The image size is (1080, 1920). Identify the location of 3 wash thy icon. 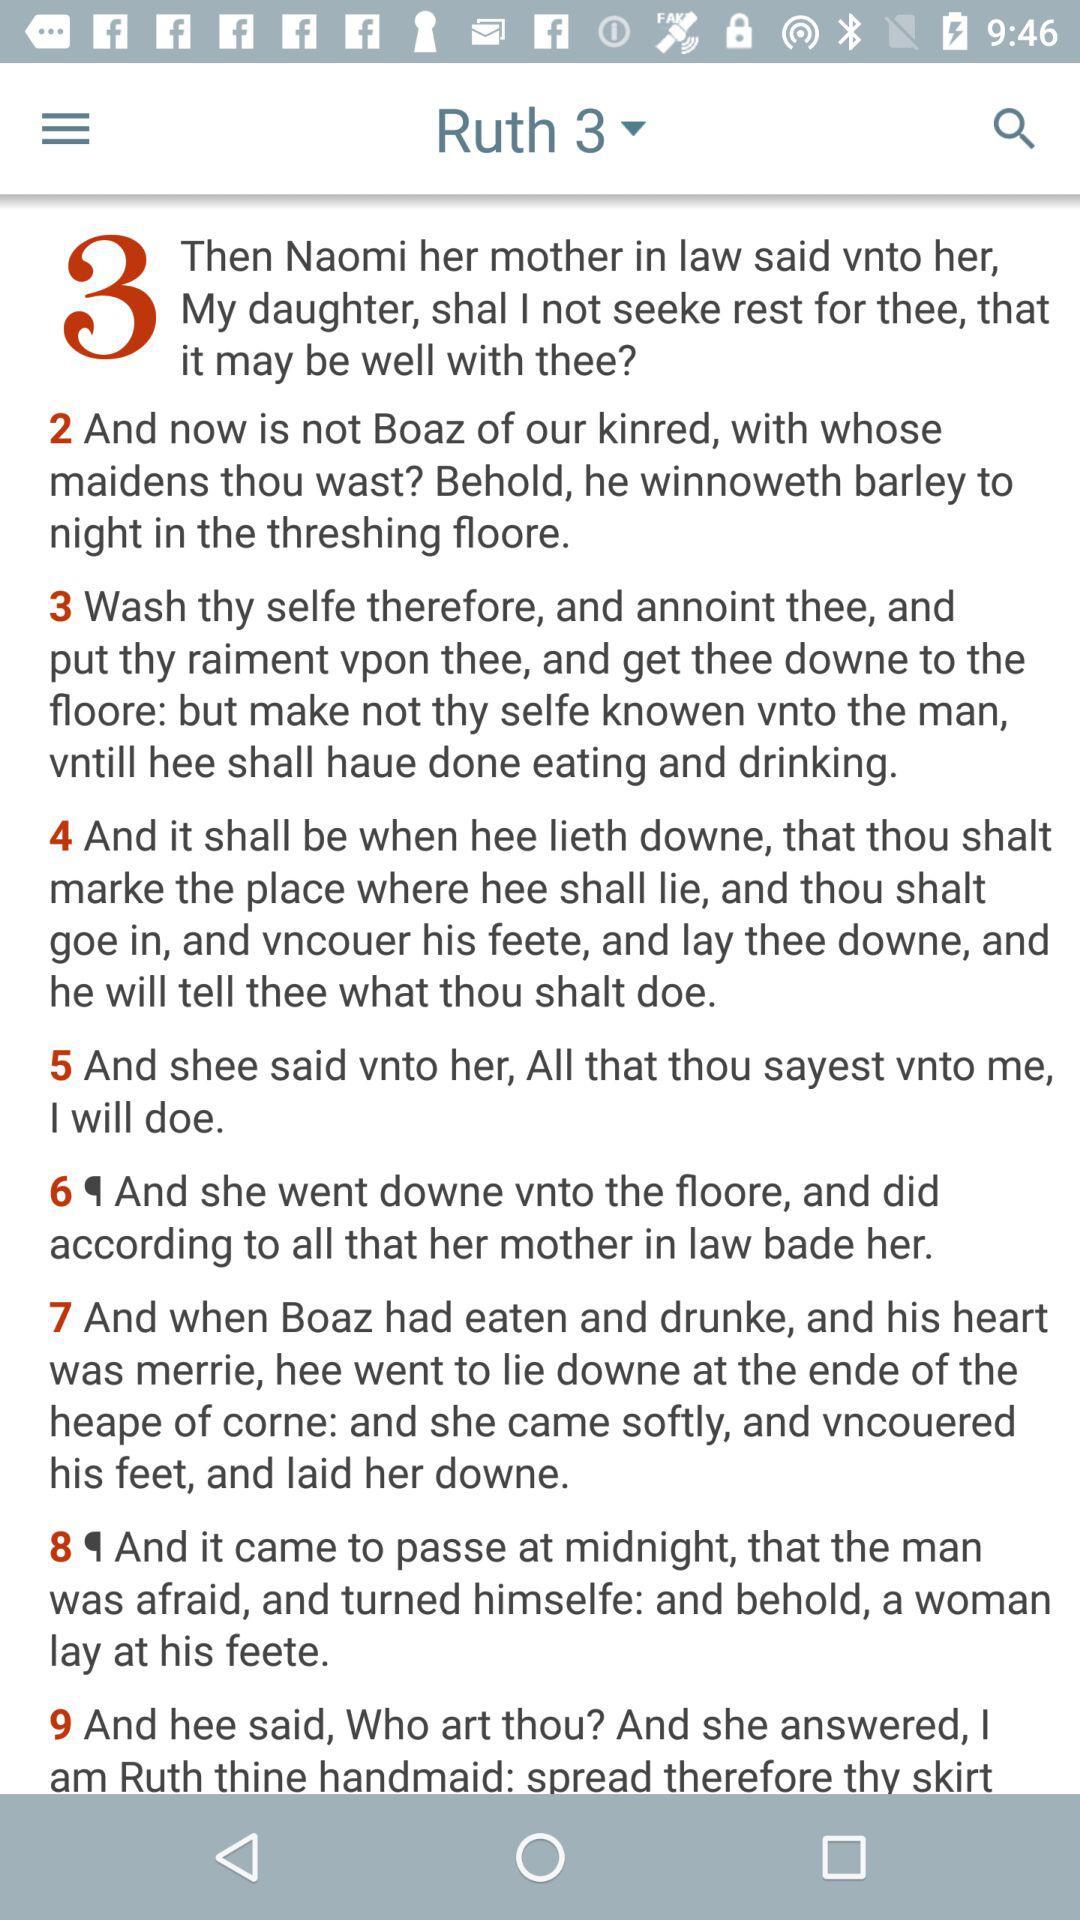
(551, 685).